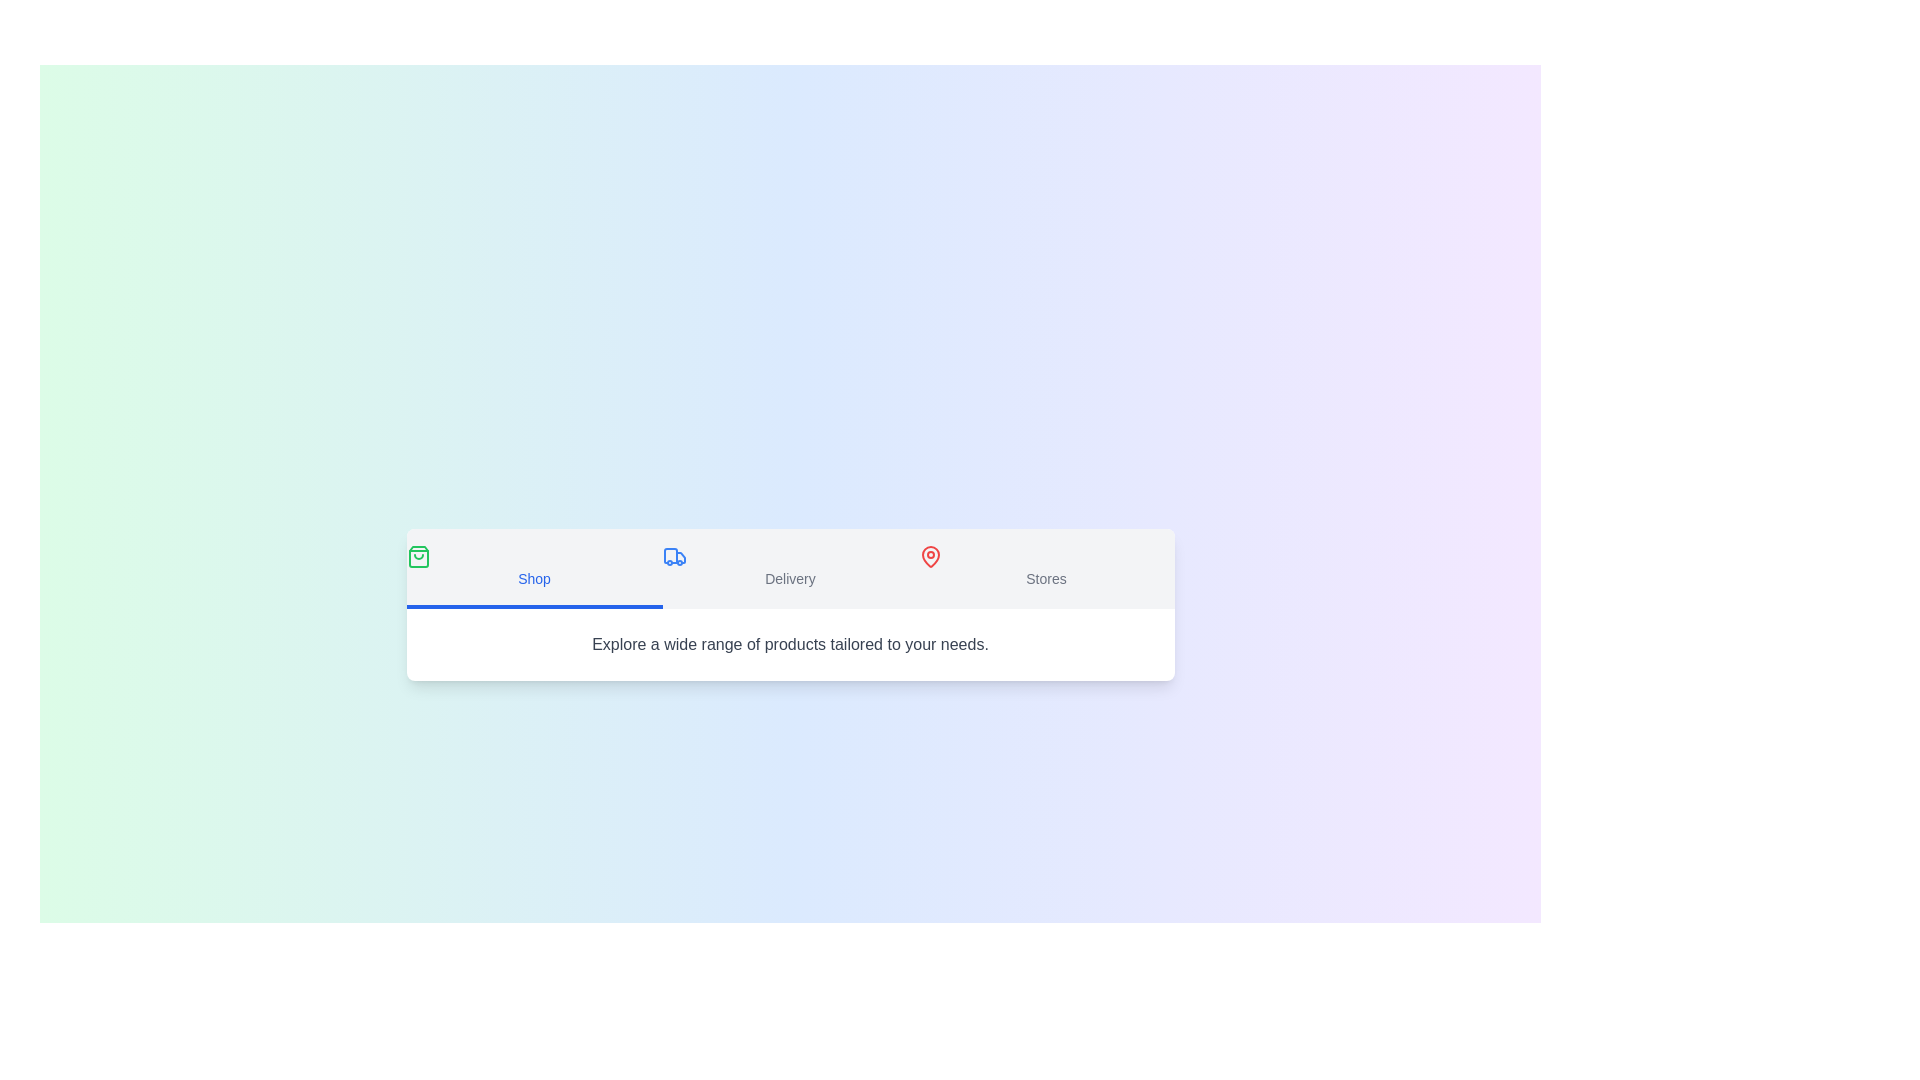 Image resolution: width=1920 pixels, height=1080 pixels. What do you see at coordinates (1045, 569) in the screenshot?
I see `the Stores tab by clicking on its label` at bounding box center [1045, 569].